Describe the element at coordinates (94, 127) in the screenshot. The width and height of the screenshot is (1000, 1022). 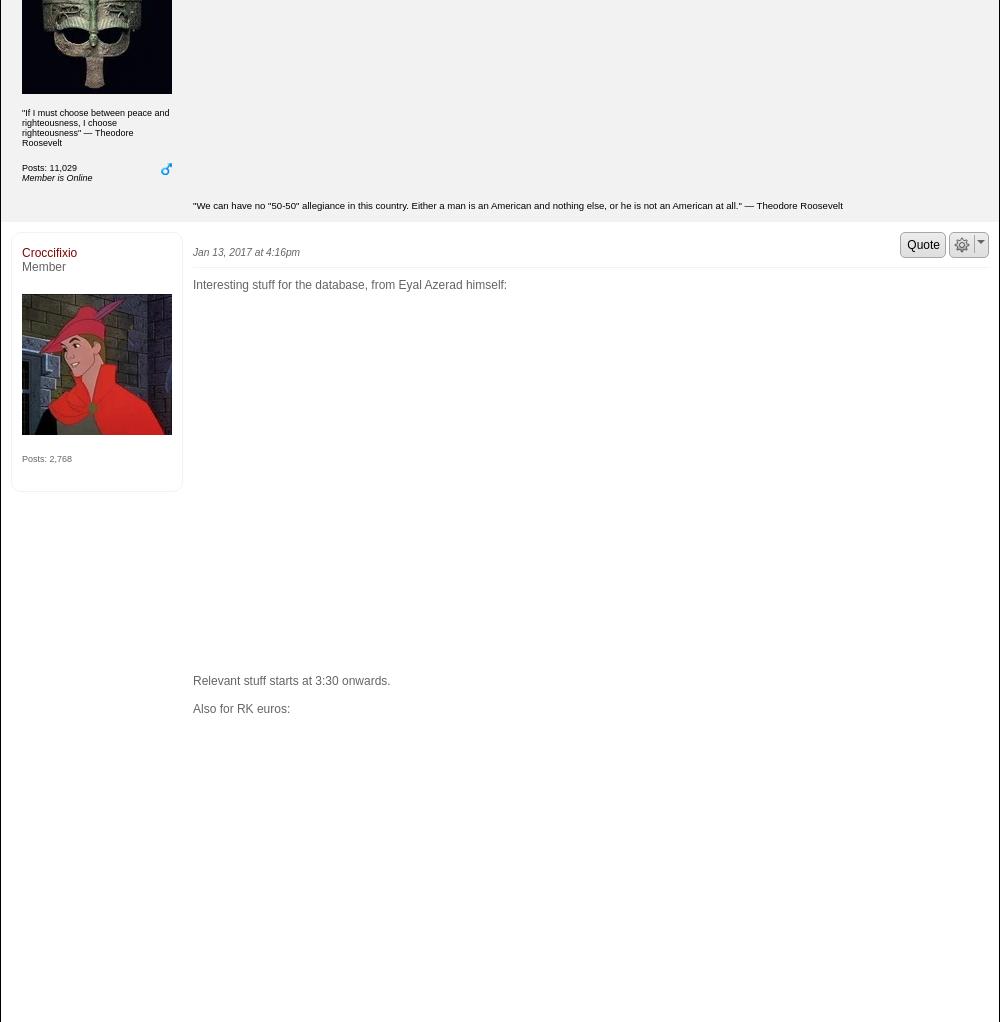
I see `'"If I must choose between peace and righteousness, I choose righteousness" — Theodore Roosevelt'` at that location.